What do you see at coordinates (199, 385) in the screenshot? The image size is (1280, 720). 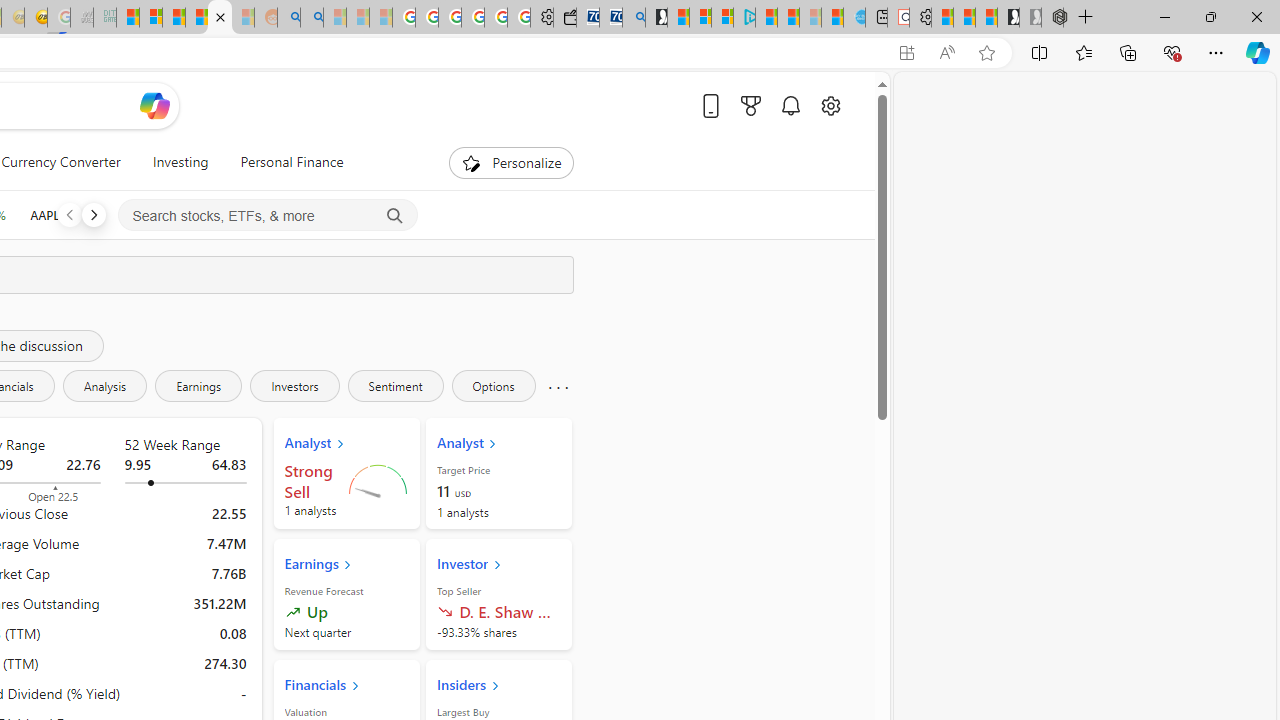 I see `'Earnings'` at bounding box center [199, 385].